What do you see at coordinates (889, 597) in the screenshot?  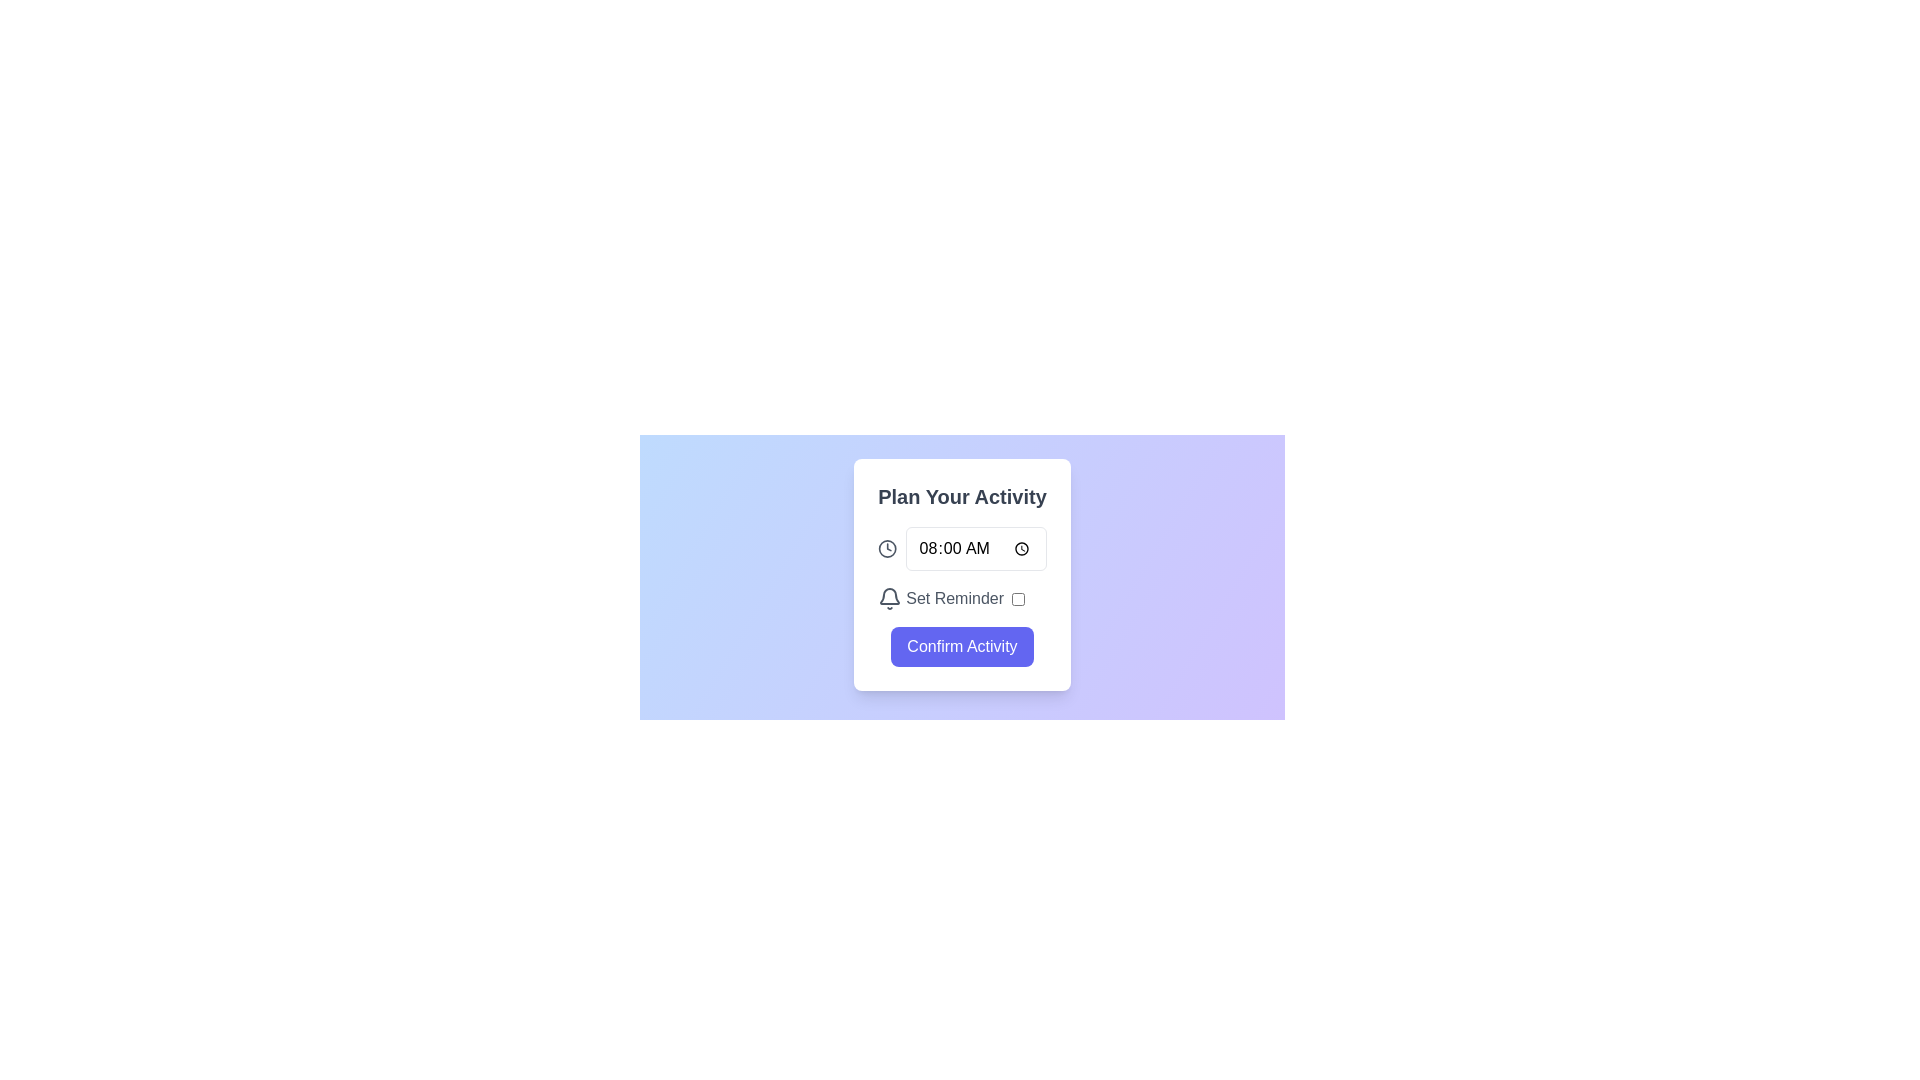 I see `the bell icon representing the reminder functionality, which is positioned to the left of the 'Set Reminder' label and adjacent to a checkbox` at bounding box center [889, 597].